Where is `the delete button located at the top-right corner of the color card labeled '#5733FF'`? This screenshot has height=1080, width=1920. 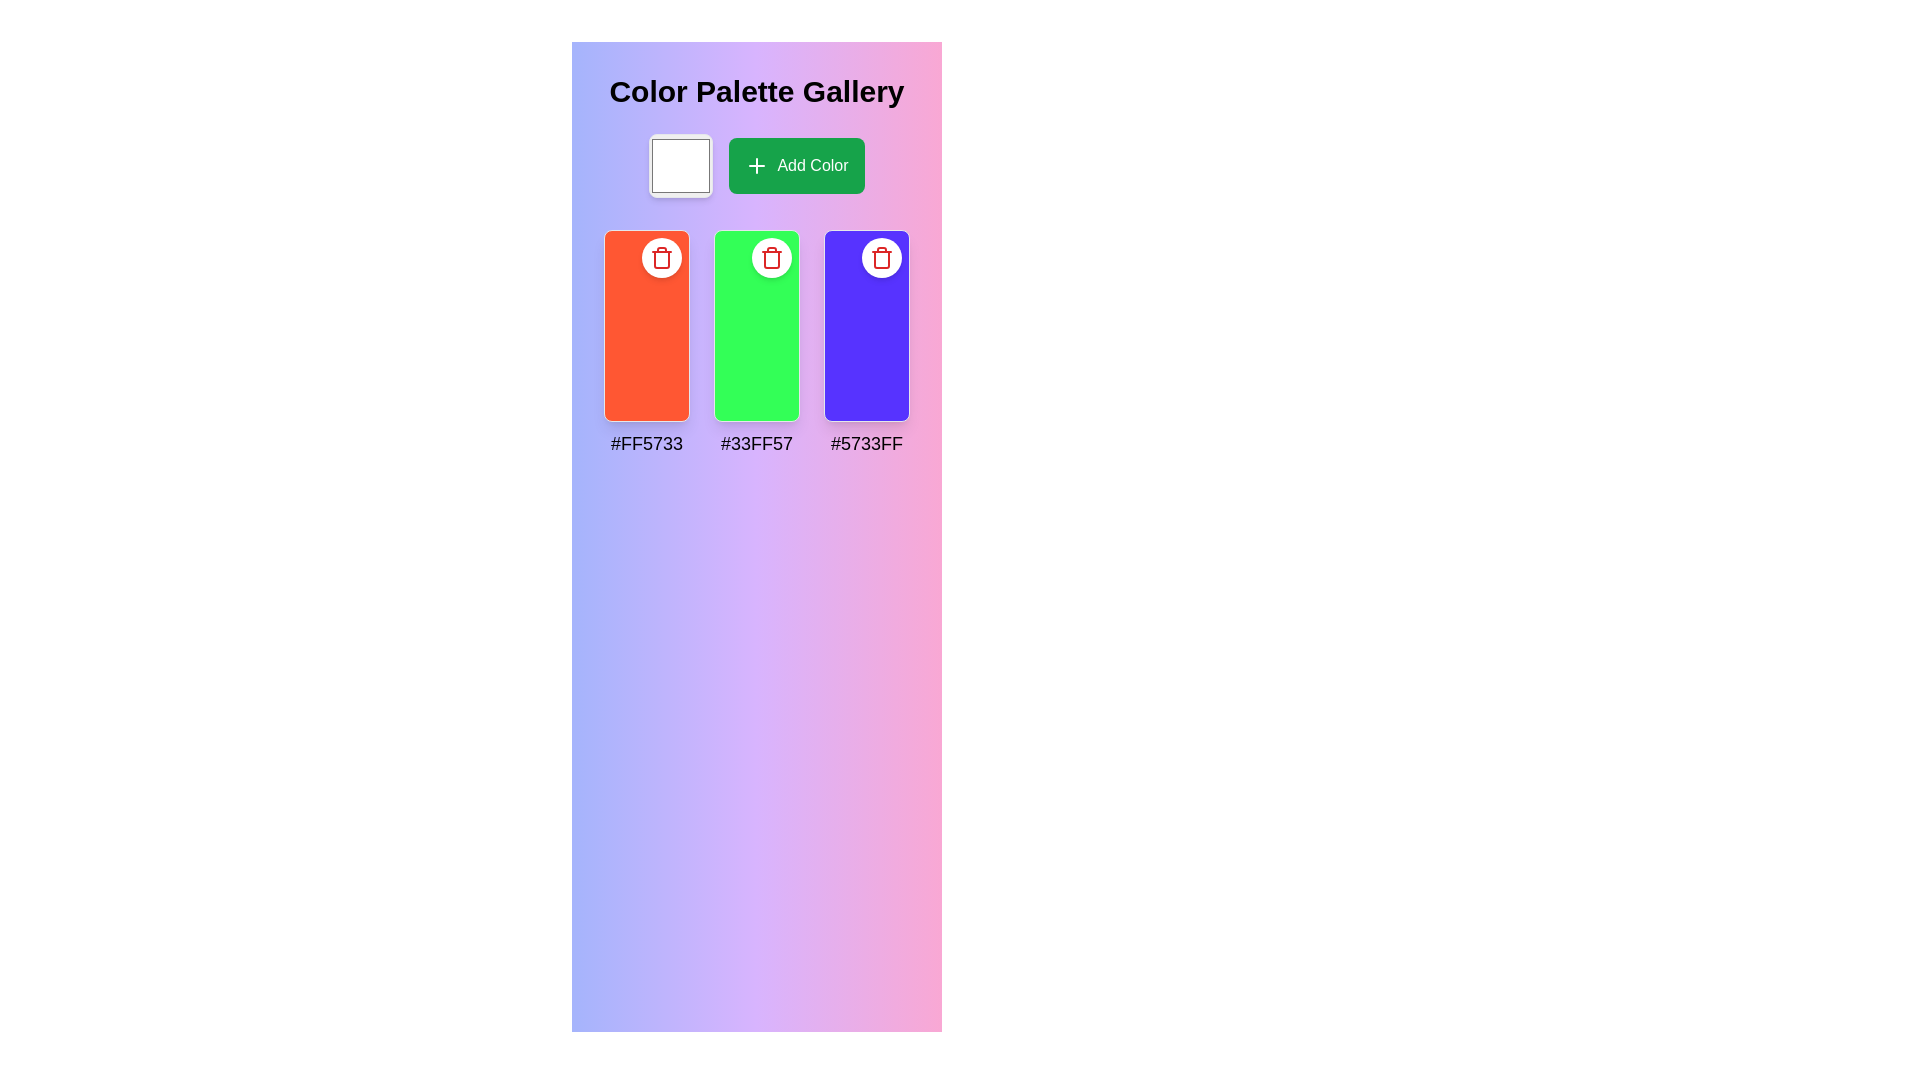 the delete button located at the top-right corner of the color card labeled '#5733FF' is located at coordinates (881, 257).